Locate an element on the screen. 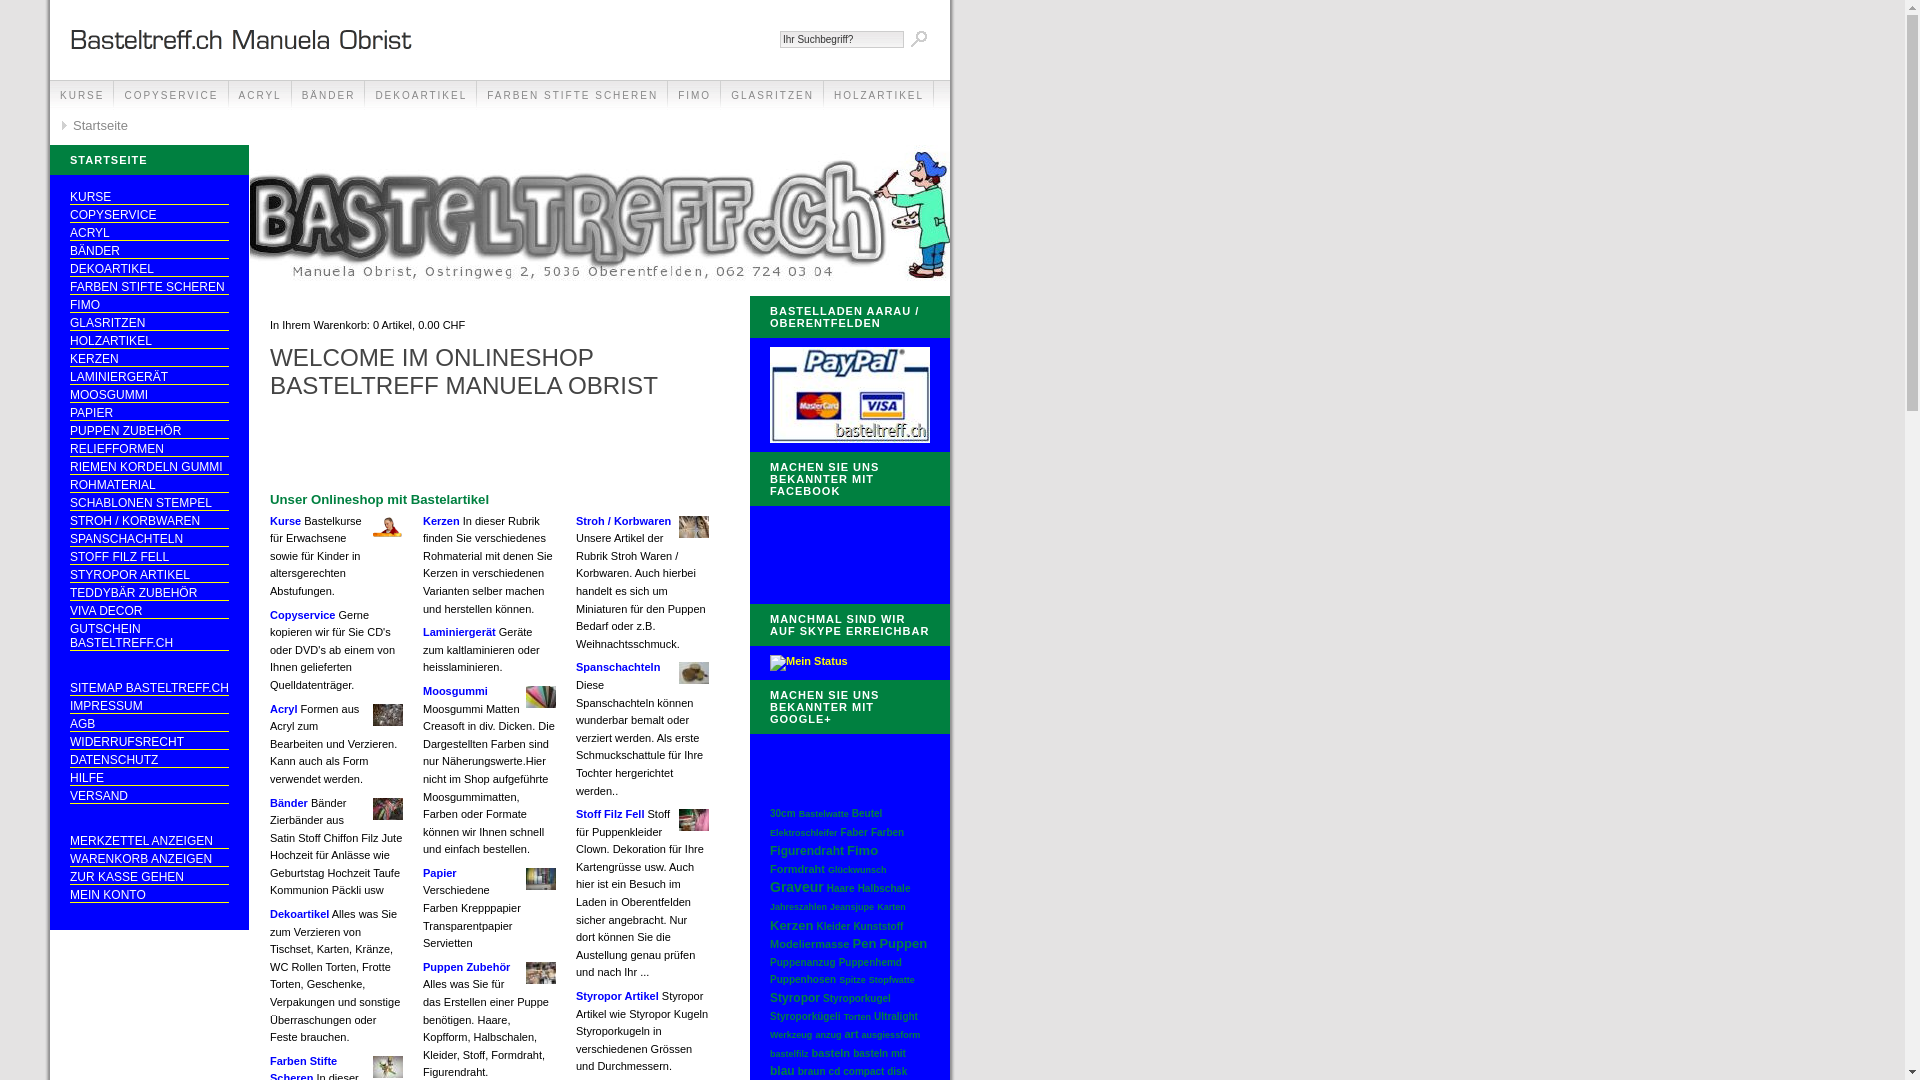 Image resolution: width=1920 pixels, height=1080 pixels. 'Pen' is located at coordinates (853, 943).